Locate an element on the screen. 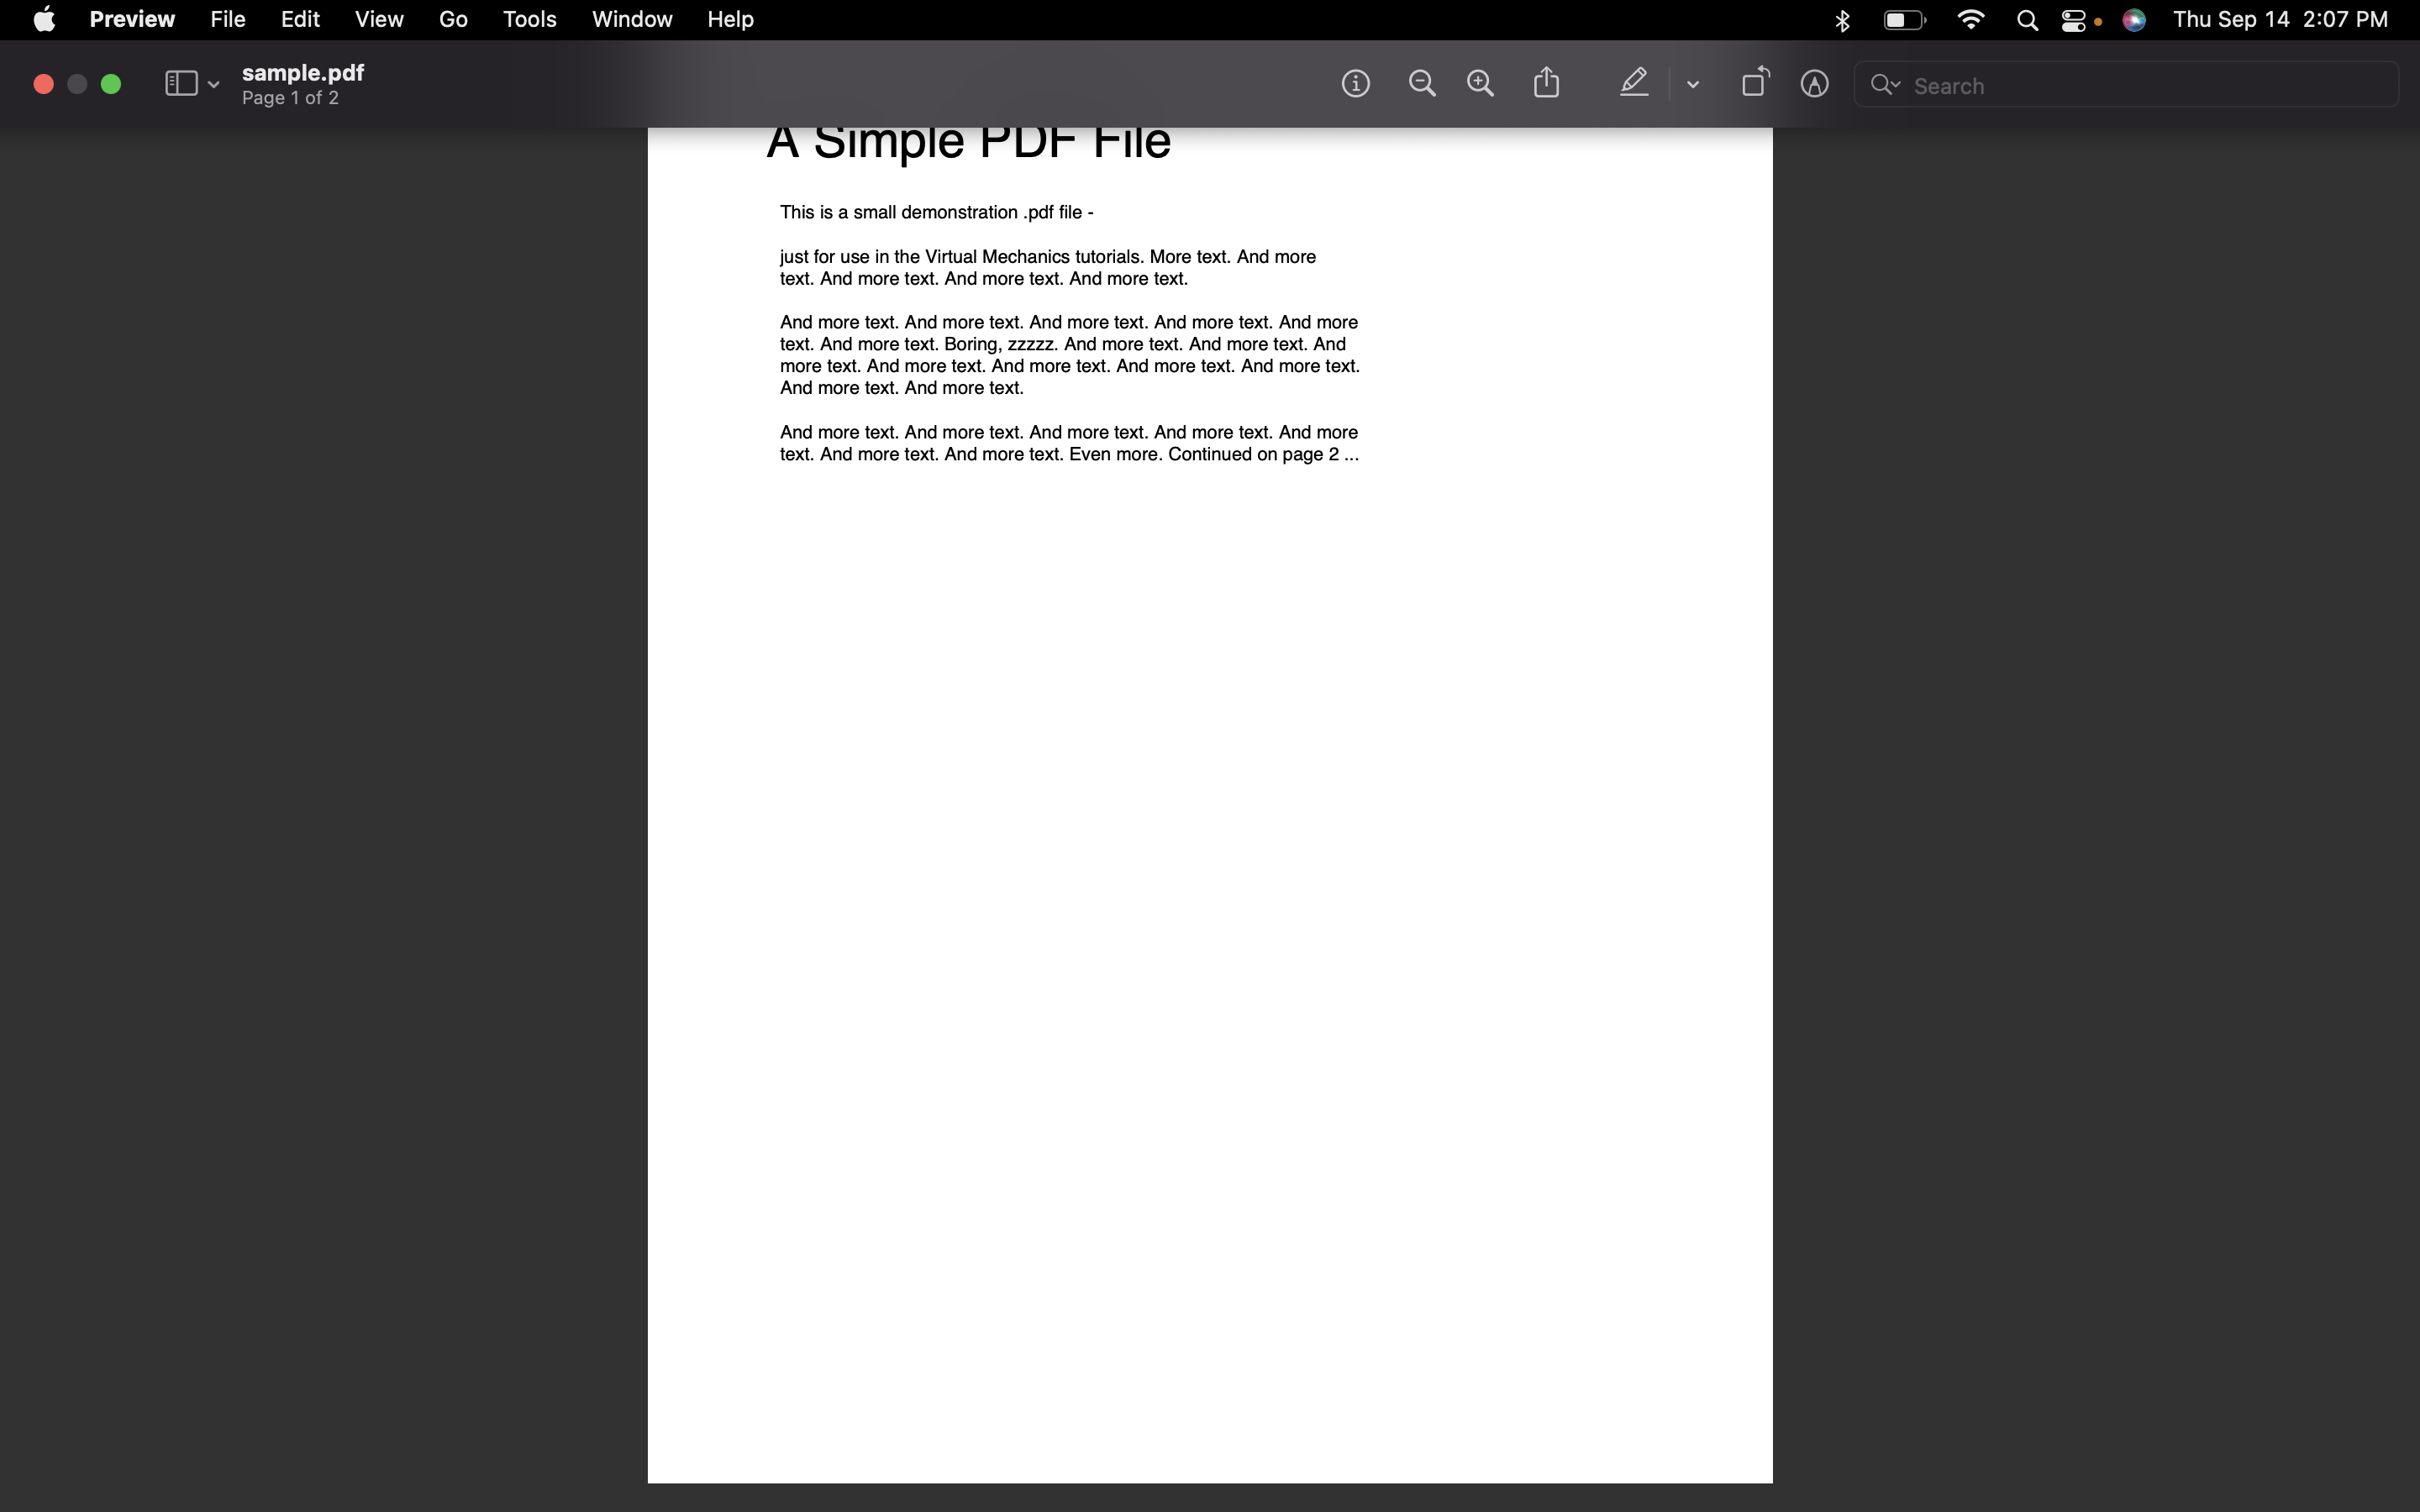  Share the document with Messages is located at coordinates (1544, 84).